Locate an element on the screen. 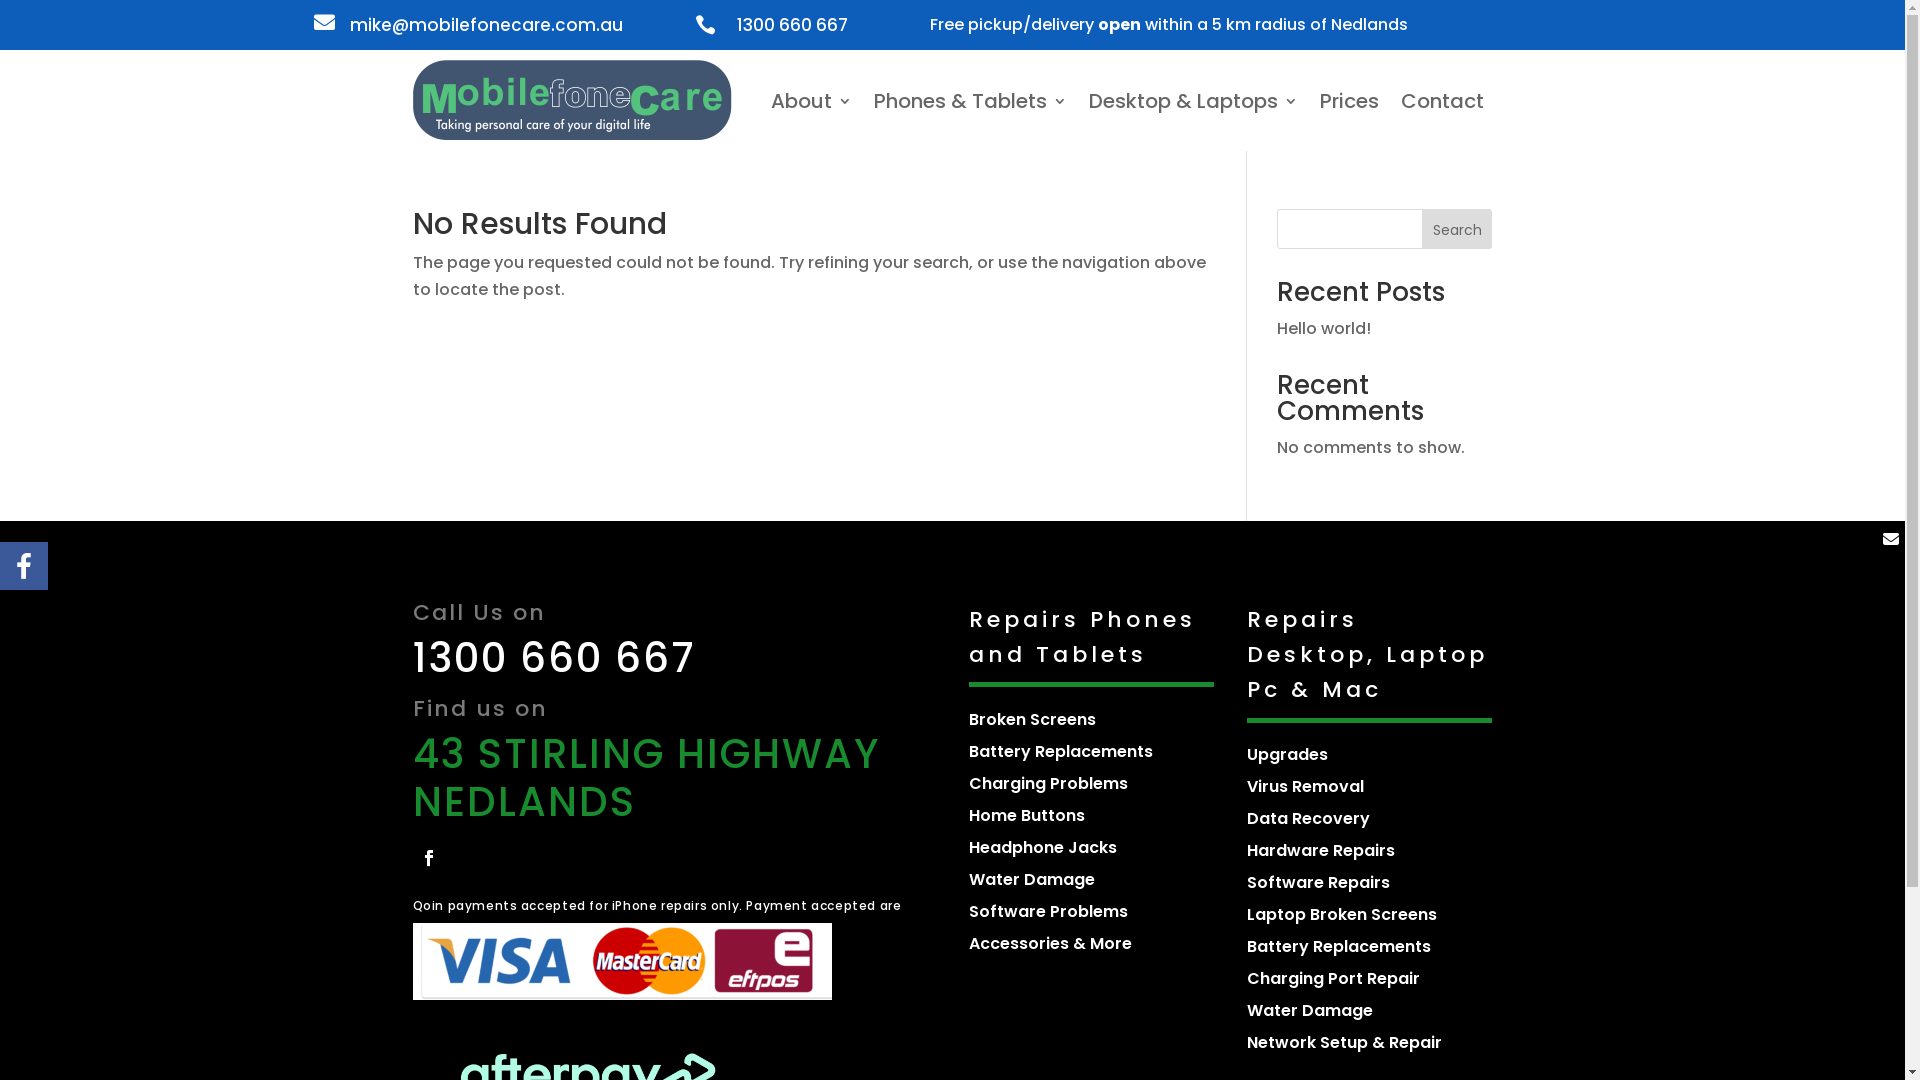 Image resolution: width=1920 pixels, height=1080 pixels. 'Contact' is located at coordinates (1441, 100).